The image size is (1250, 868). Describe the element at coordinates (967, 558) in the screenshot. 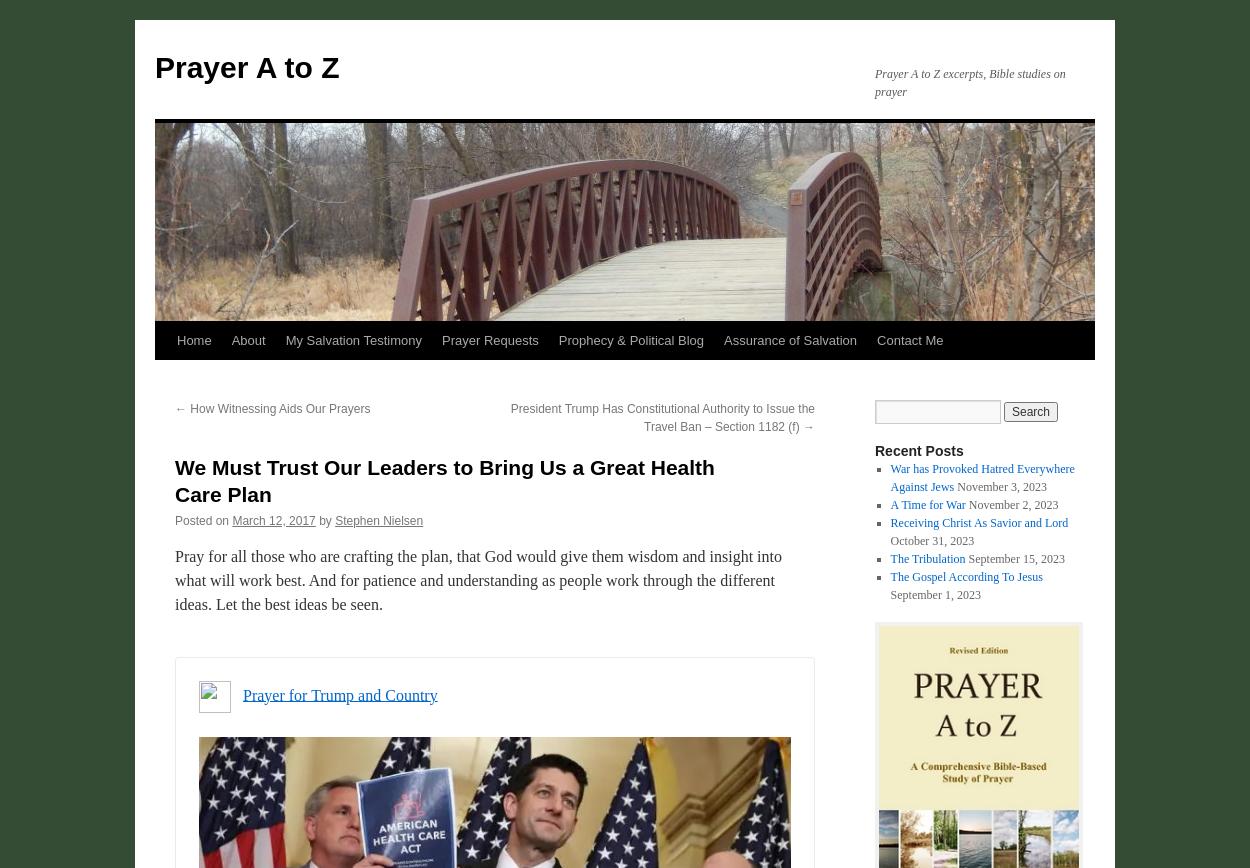

I see `'September 15, 2023'` at that location.